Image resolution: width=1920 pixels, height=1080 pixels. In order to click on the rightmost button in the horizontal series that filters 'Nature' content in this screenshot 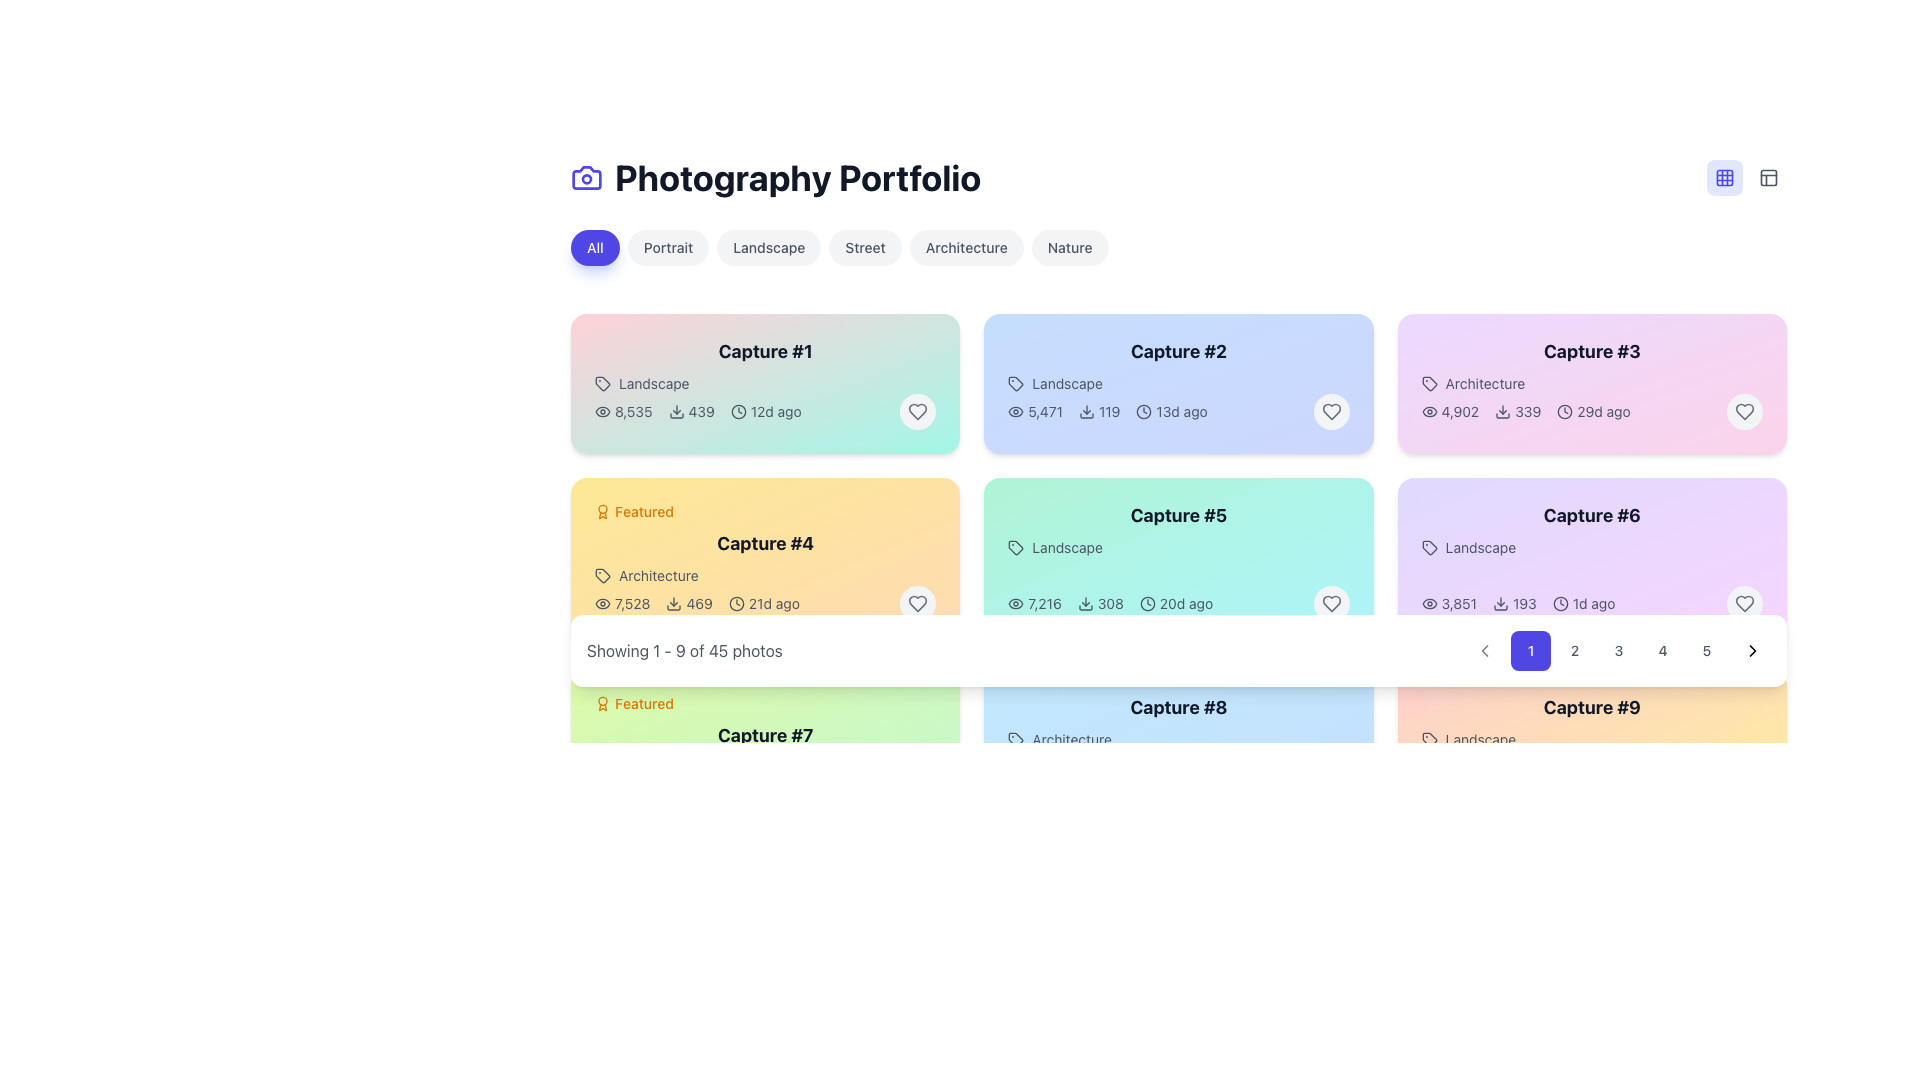, I will do `click(1069, 246)`.